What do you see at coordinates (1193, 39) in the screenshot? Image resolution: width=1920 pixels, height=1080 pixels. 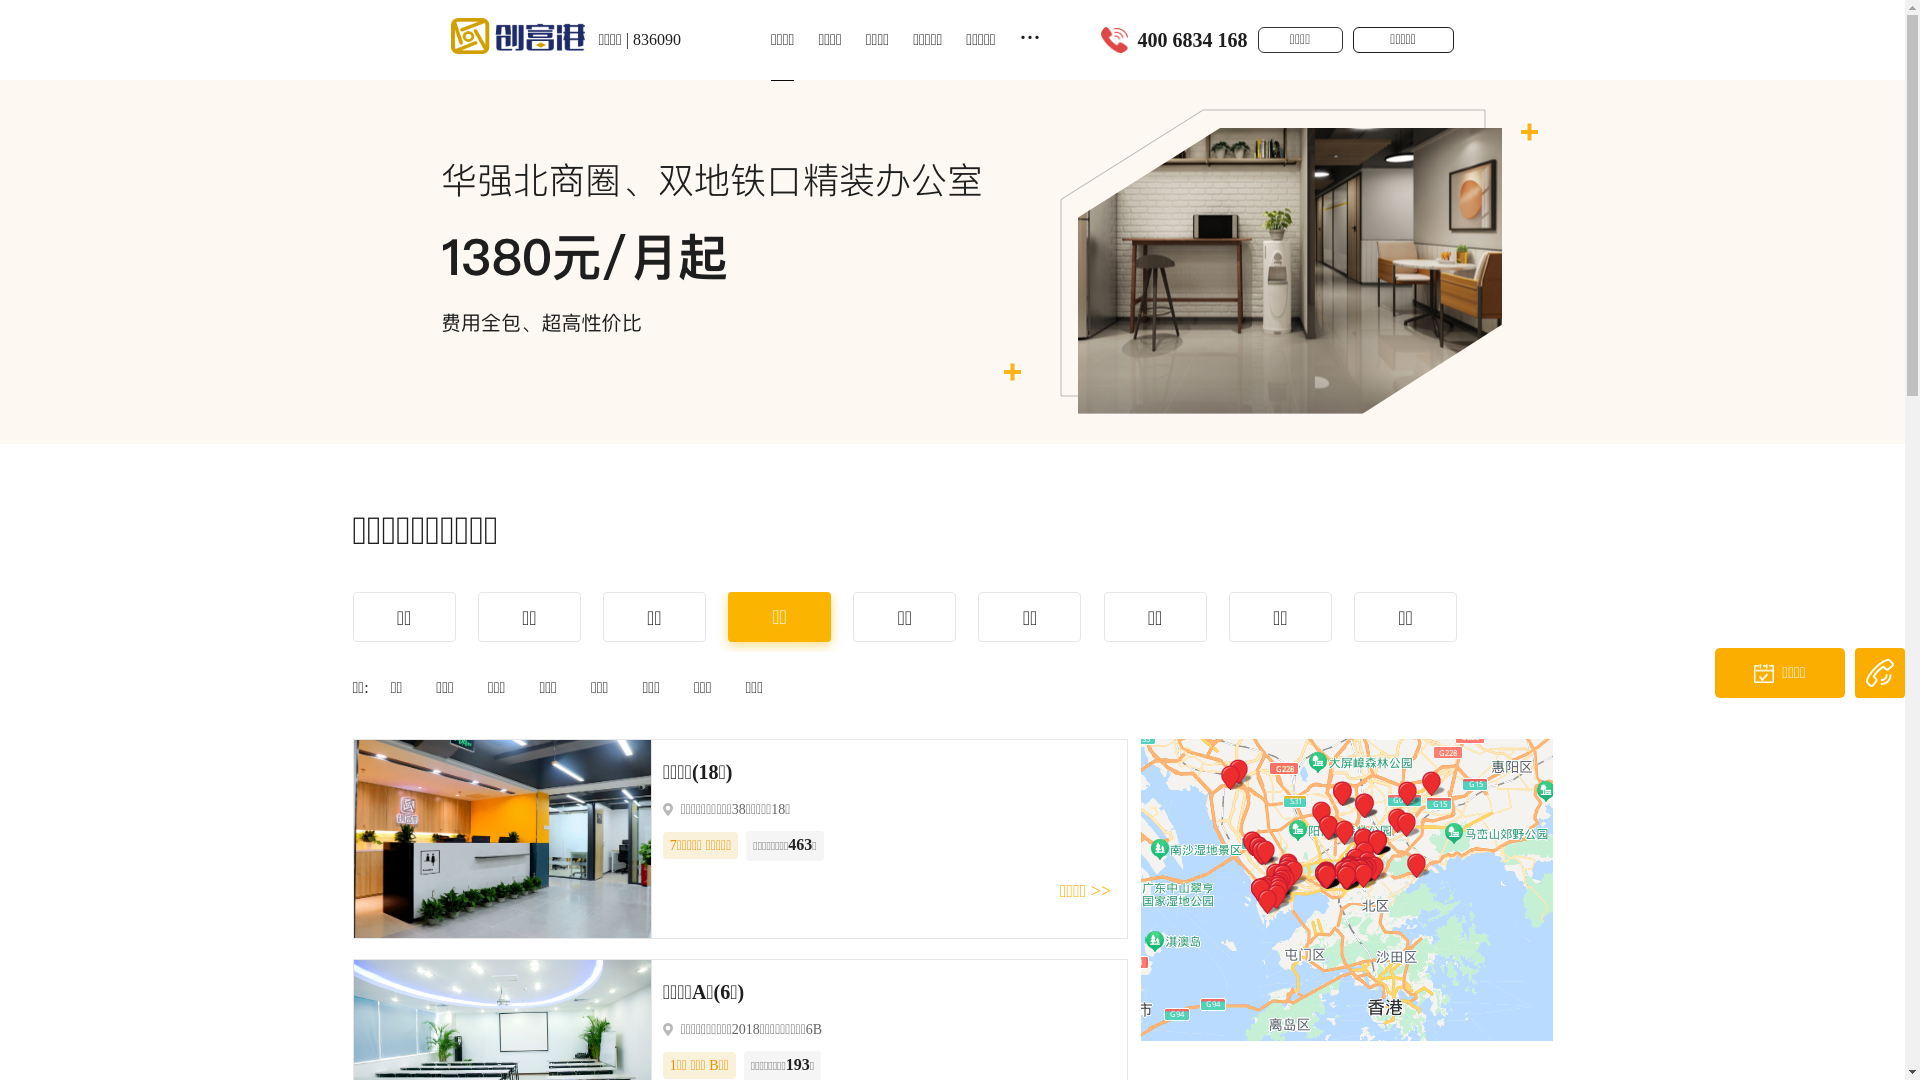 I see `'400 6834 168'` at bounding box center [1193, 39].